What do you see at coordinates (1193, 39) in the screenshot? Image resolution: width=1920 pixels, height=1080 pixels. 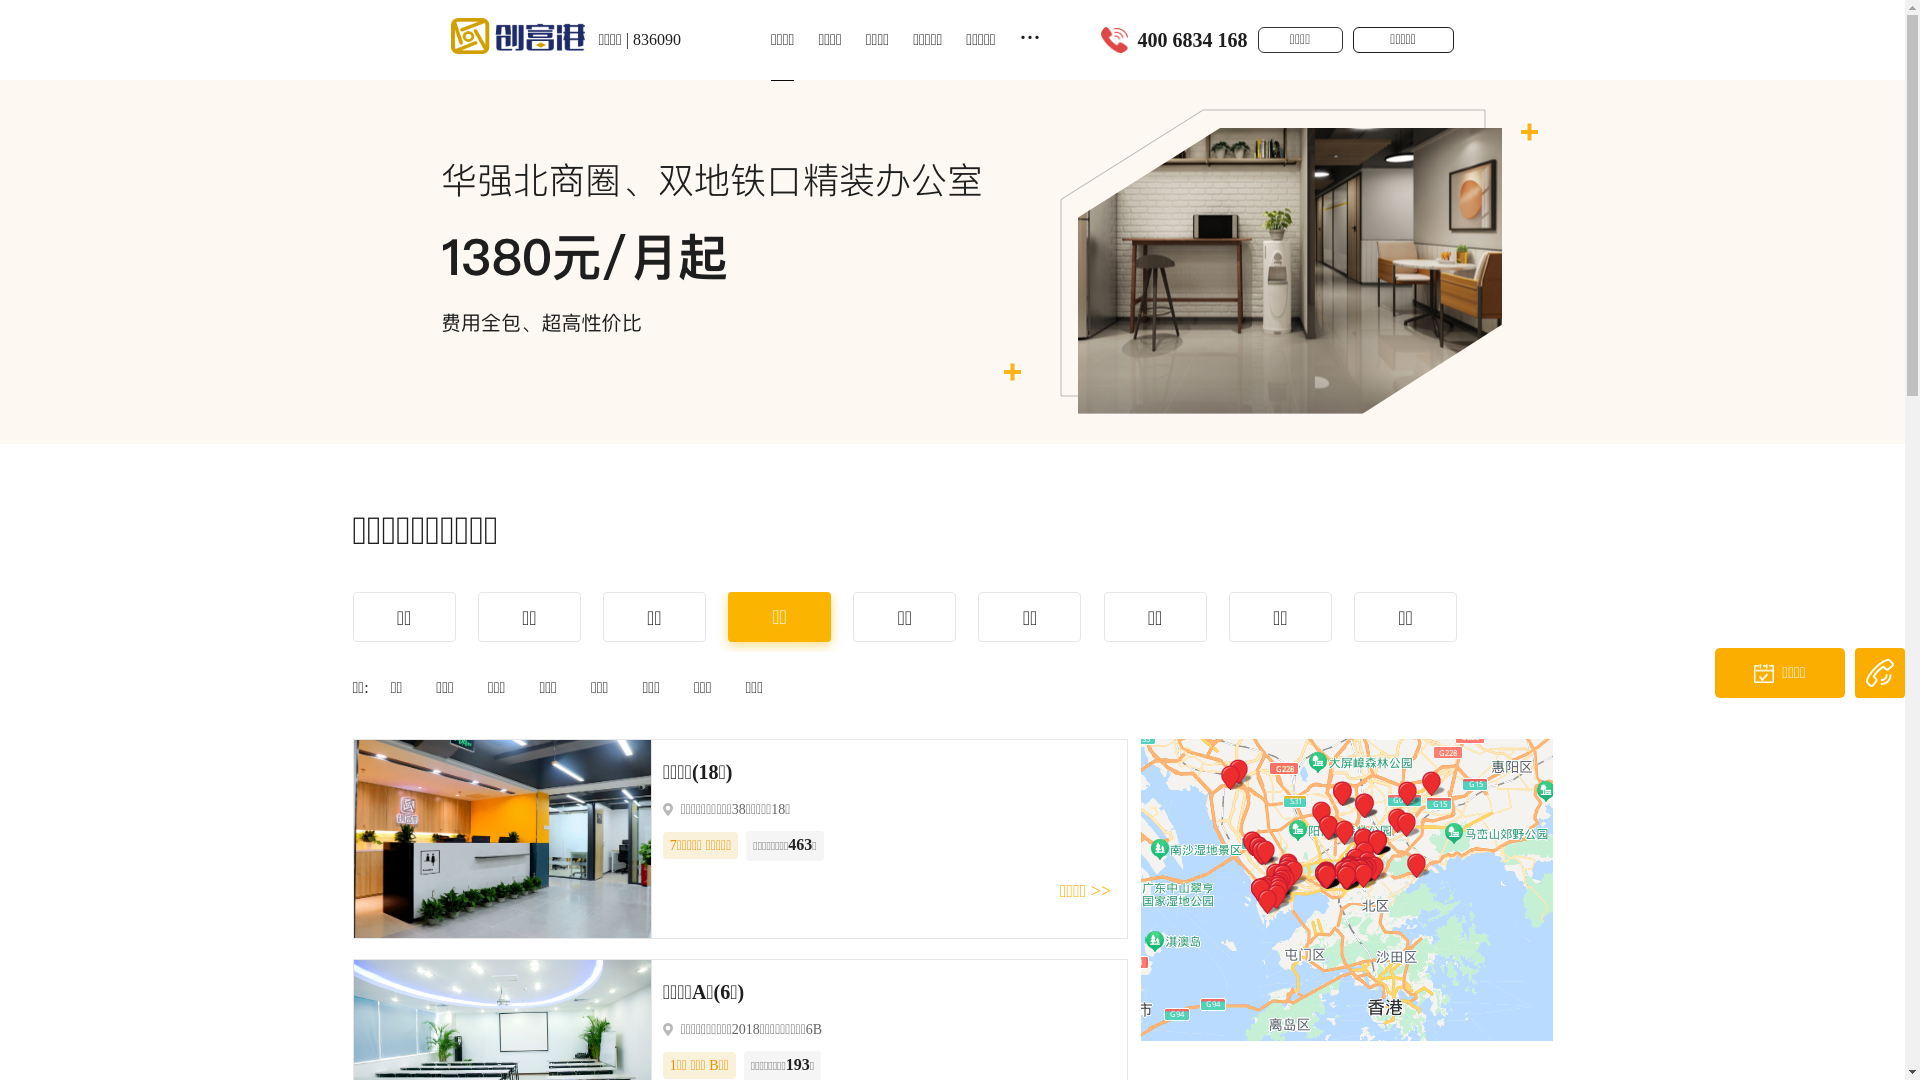 I see `'400 6834 168'` at bounding box center [1193, 39].